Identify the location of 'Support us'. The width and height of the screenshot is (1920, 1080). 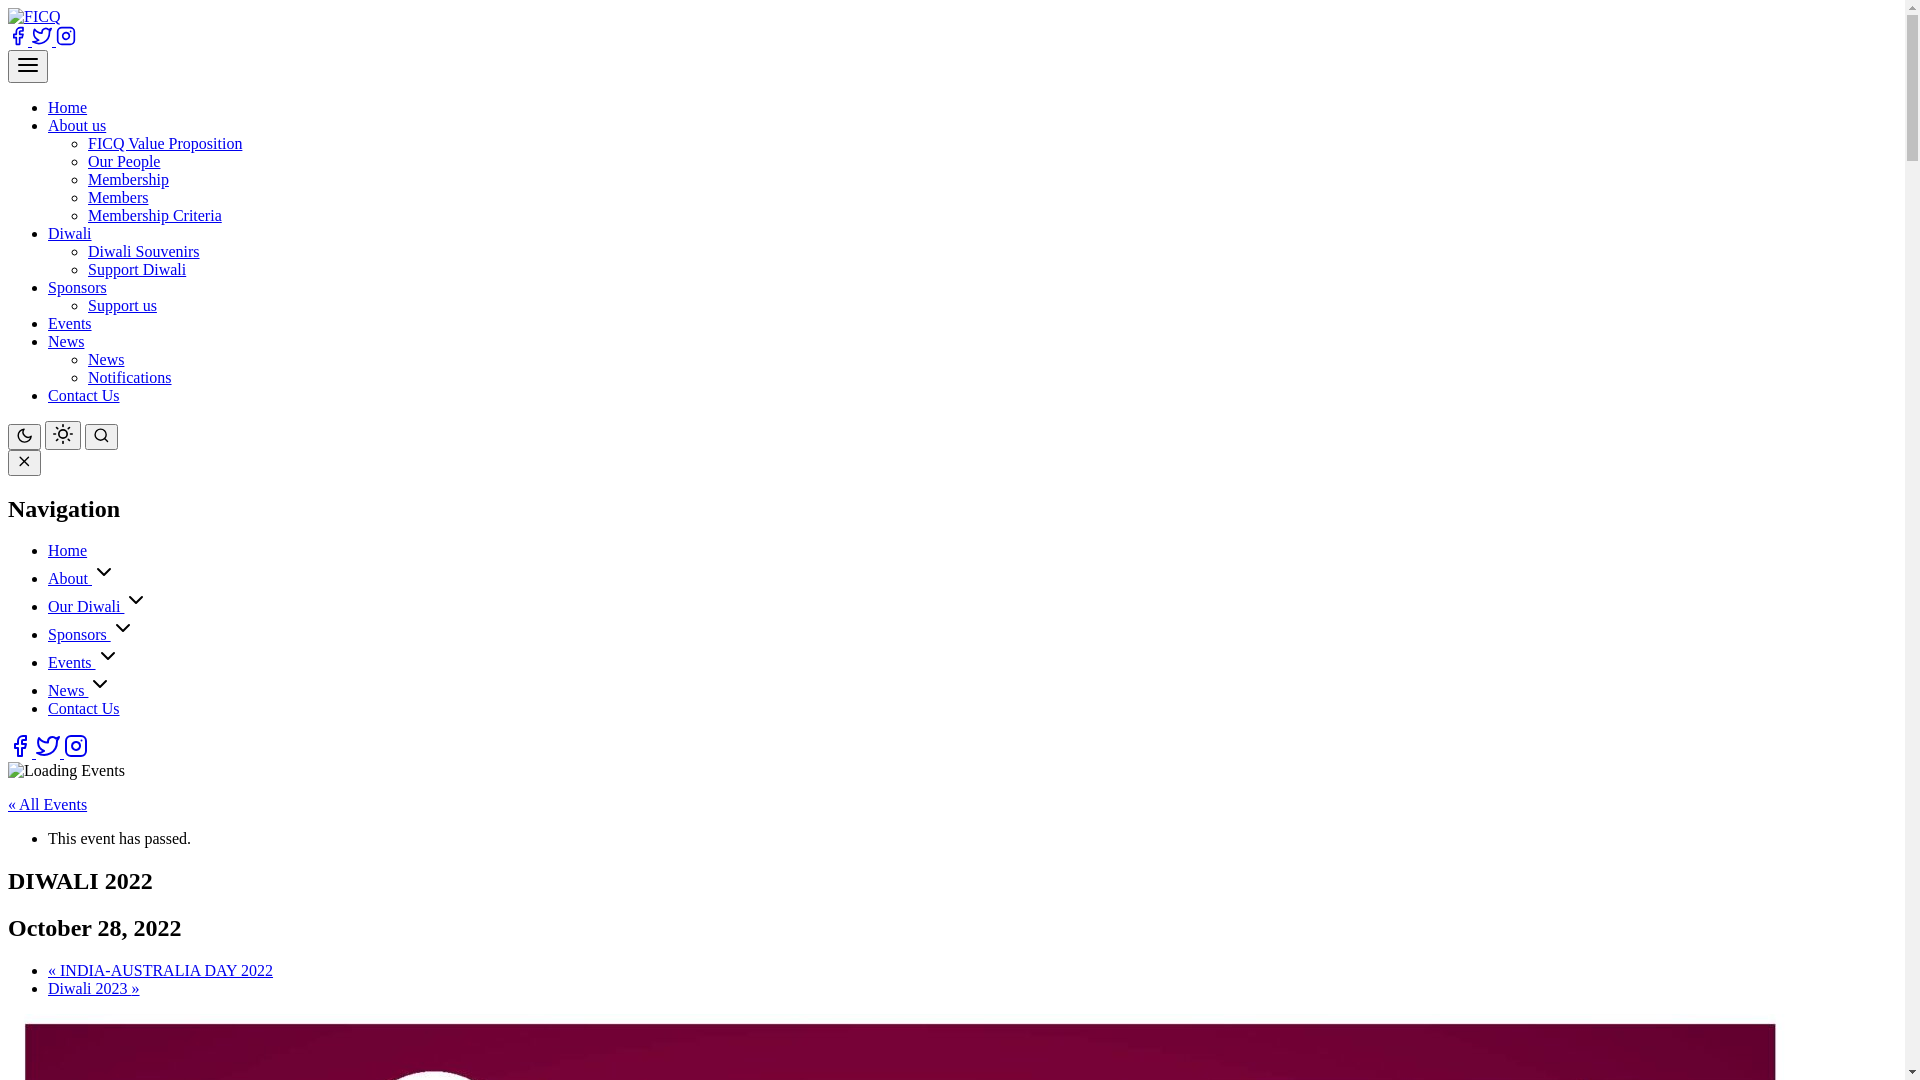
(121, 305).